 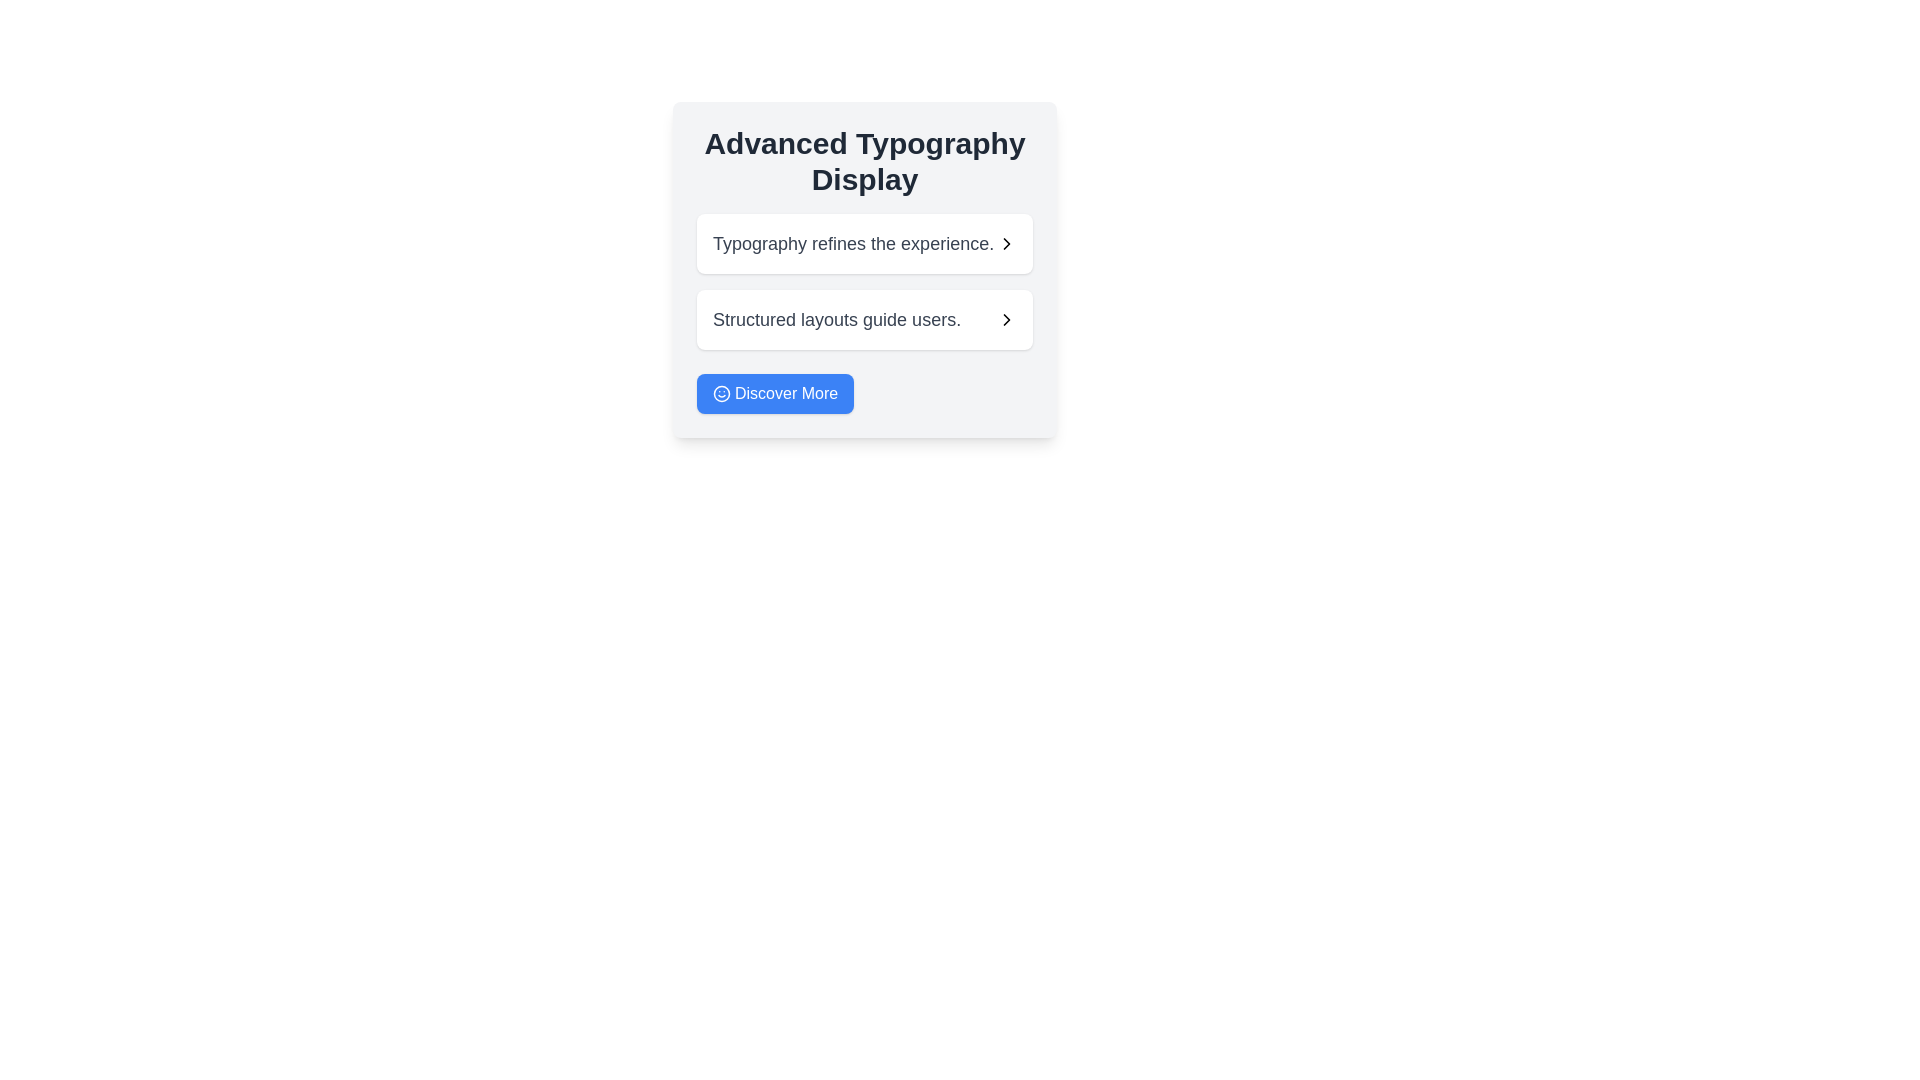 I want to click on the Chevron-Right icon, so click(x=1007, y=319).